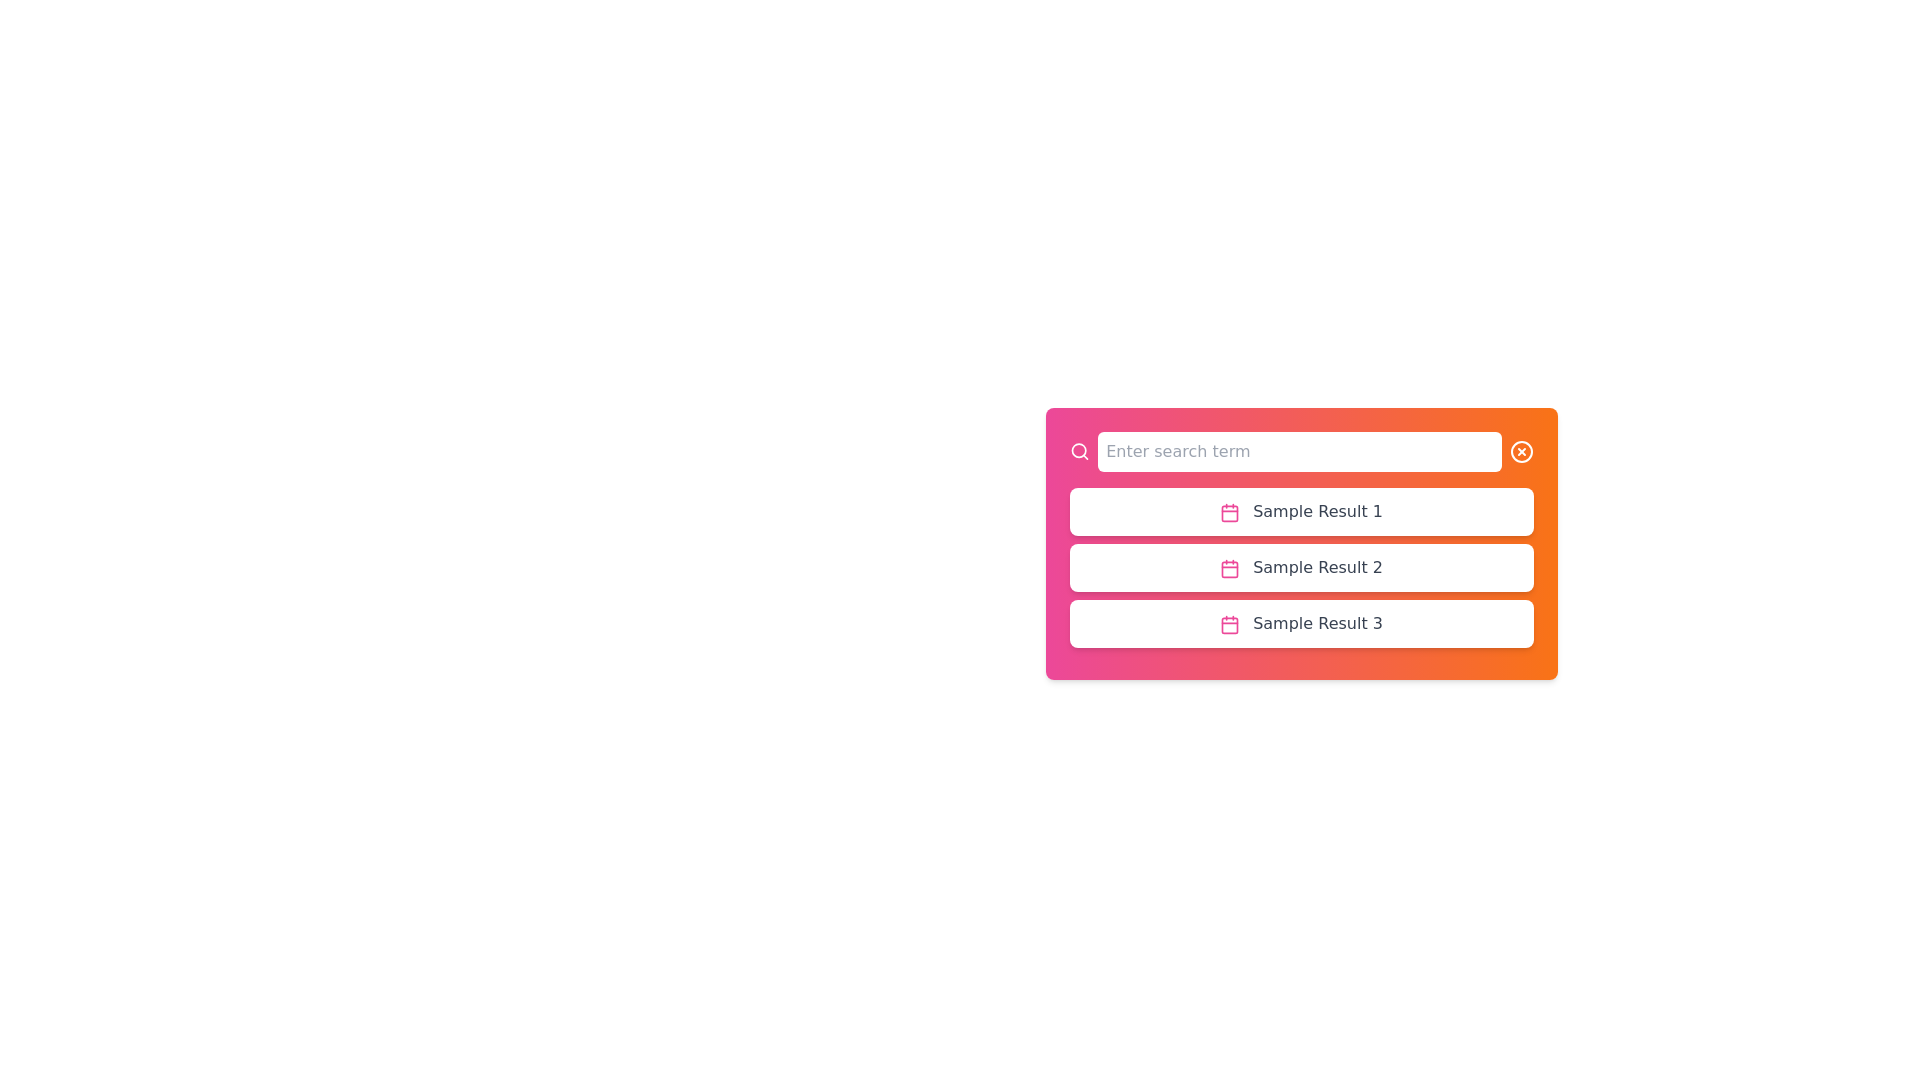  I want to click on the calendar icon located on the left side of 'Sample Result 2', which signifies date-related functions, so click(1229, 568).